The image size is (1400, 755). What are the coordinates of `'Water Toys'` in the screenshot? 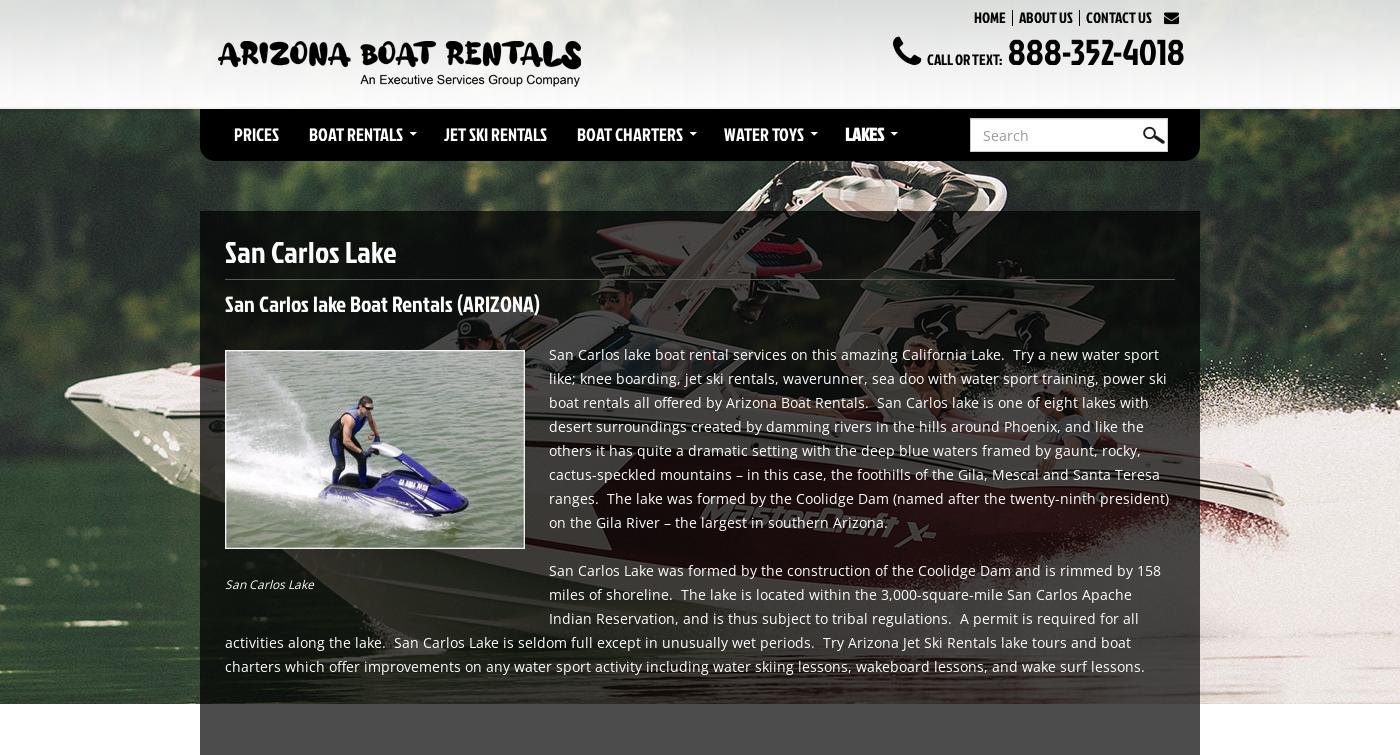 It's located at (763, 134).